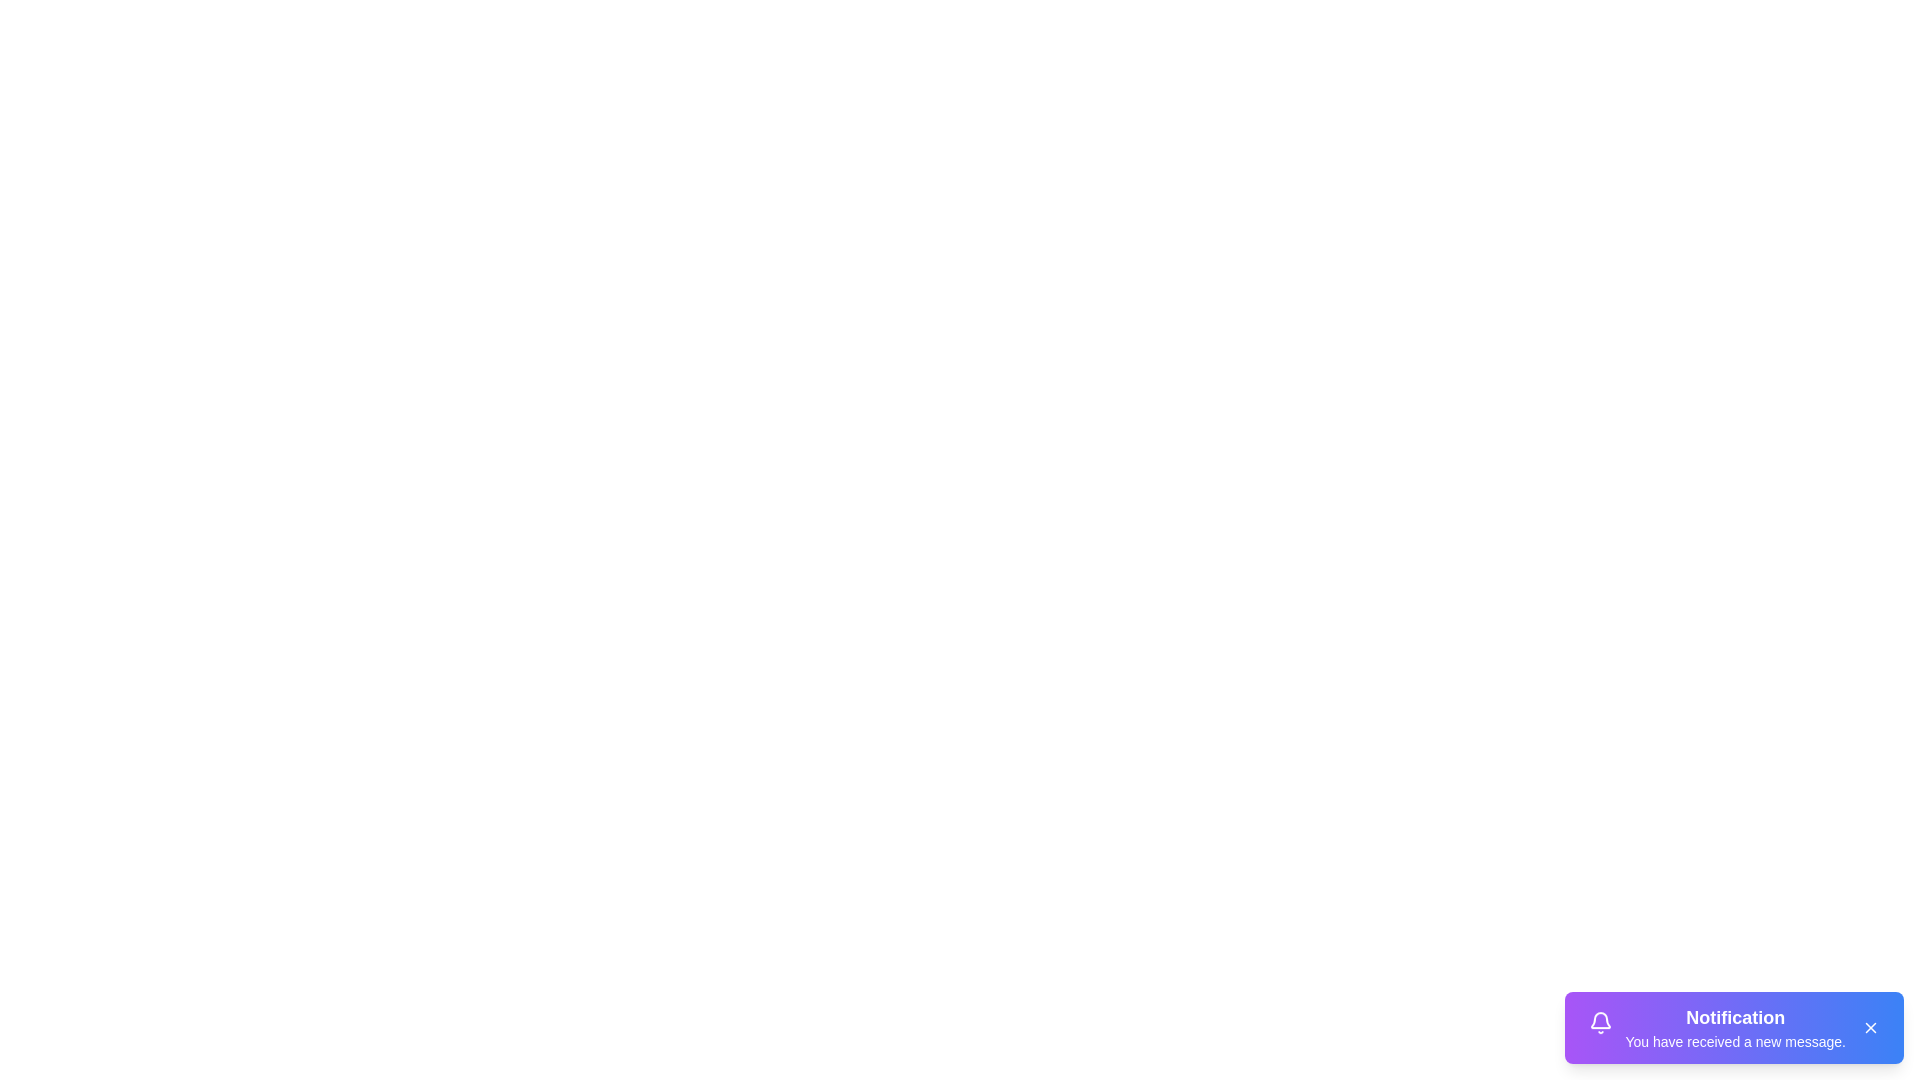 The height and width of the screenshot is (1080, 1920). Describe the element at coordinates (1870, 1028) in the screenshot. I see `the close button to dismiss the notification` at that location.